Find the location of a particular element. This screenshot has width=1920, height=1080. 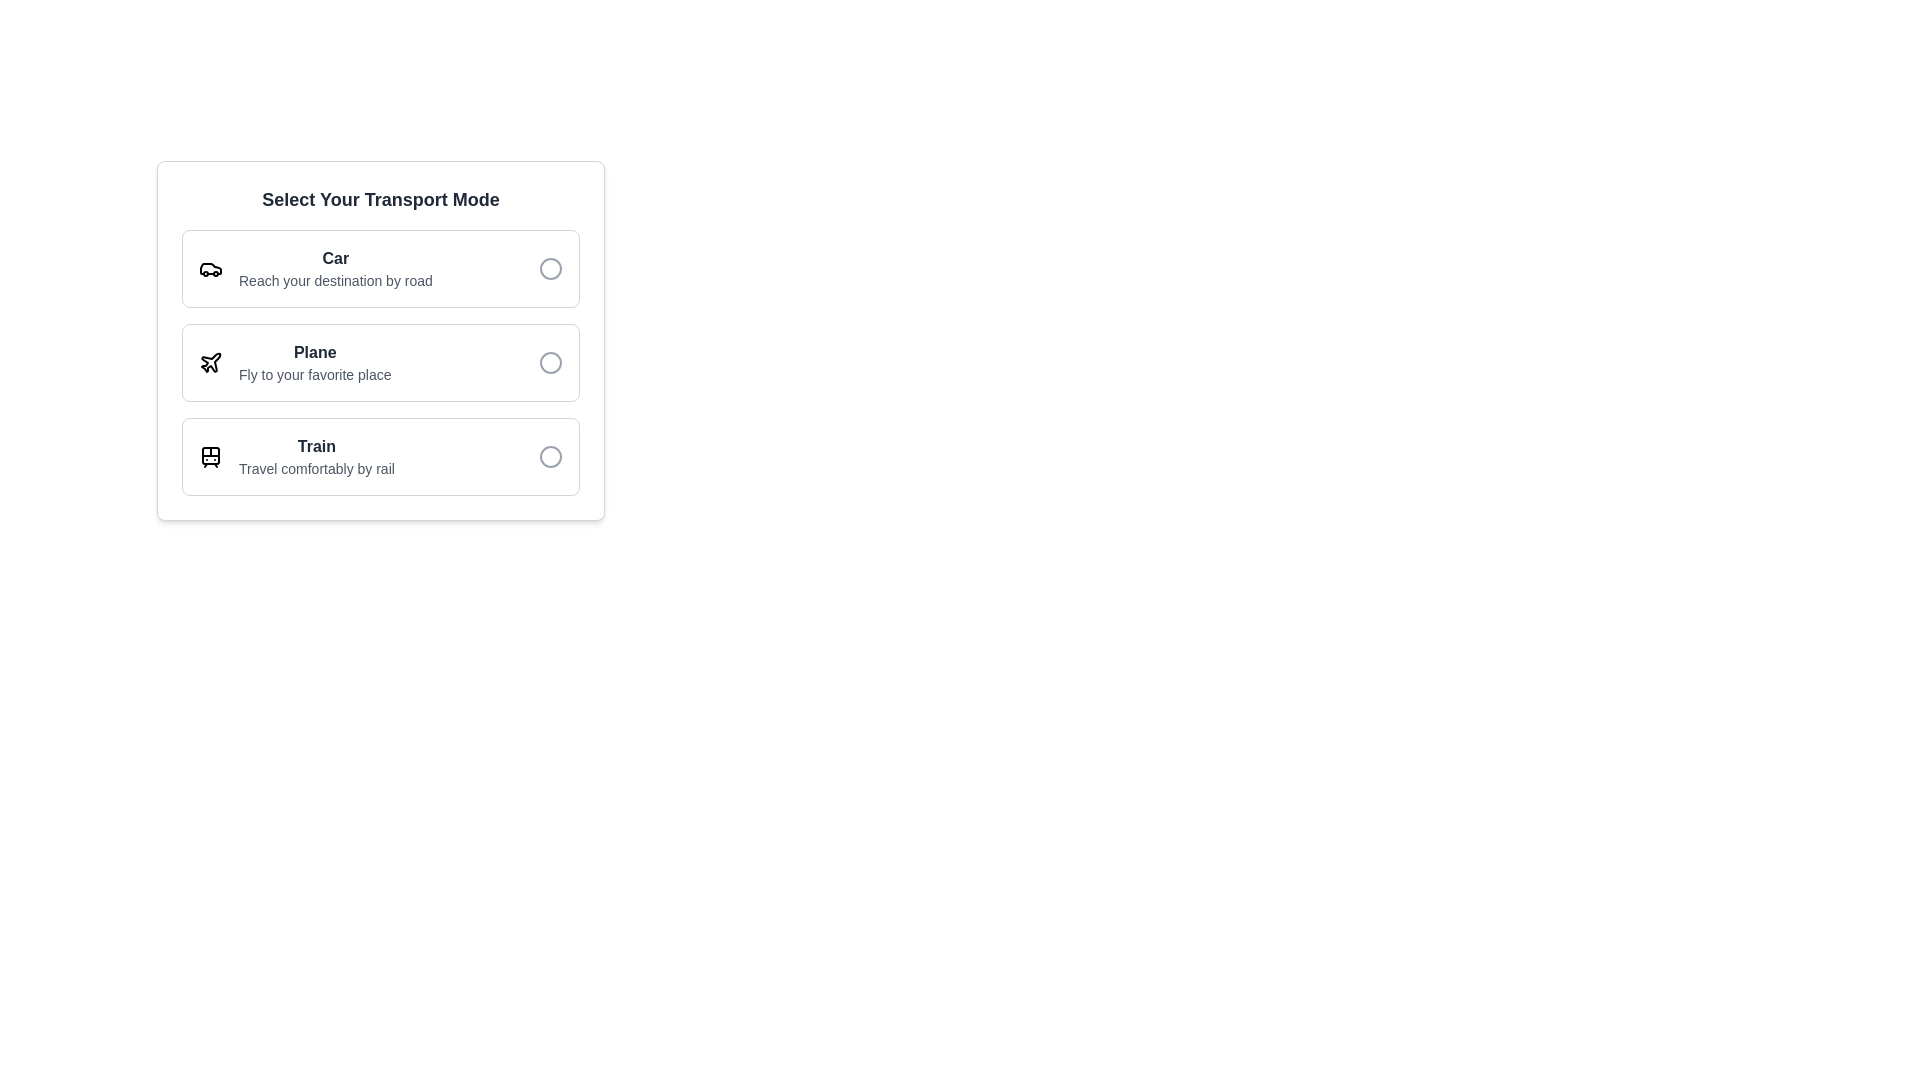

the circular radio button for the 'Plane' option is located at coordinates (551, 362).